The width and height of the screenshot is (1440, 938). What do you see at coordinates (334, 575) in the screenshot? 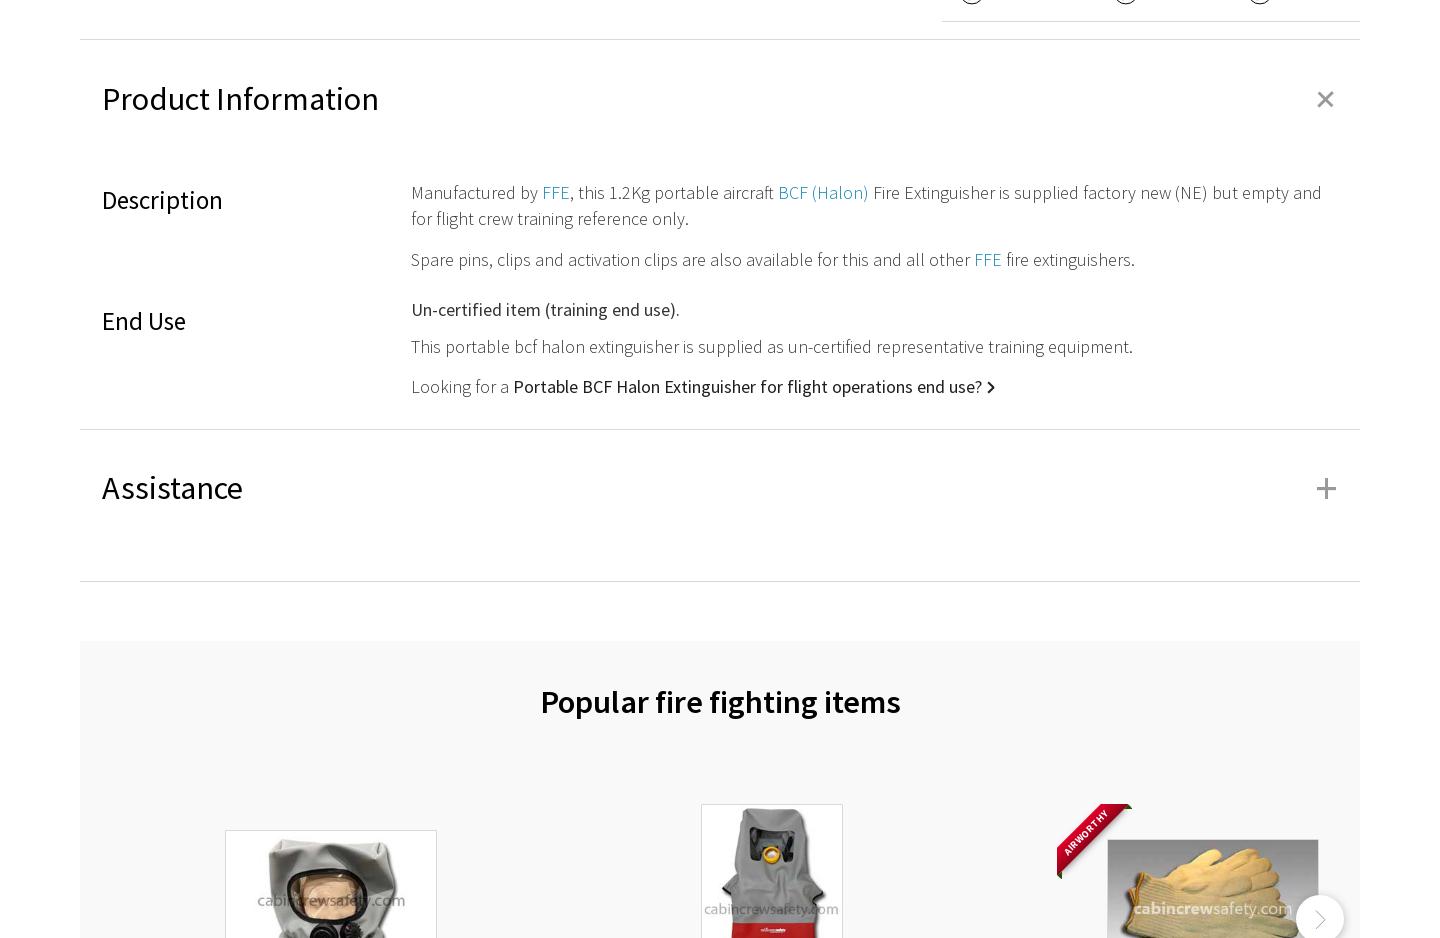
I see `'aircraft fire fighting equipment'` at bounding box center [334, 575].